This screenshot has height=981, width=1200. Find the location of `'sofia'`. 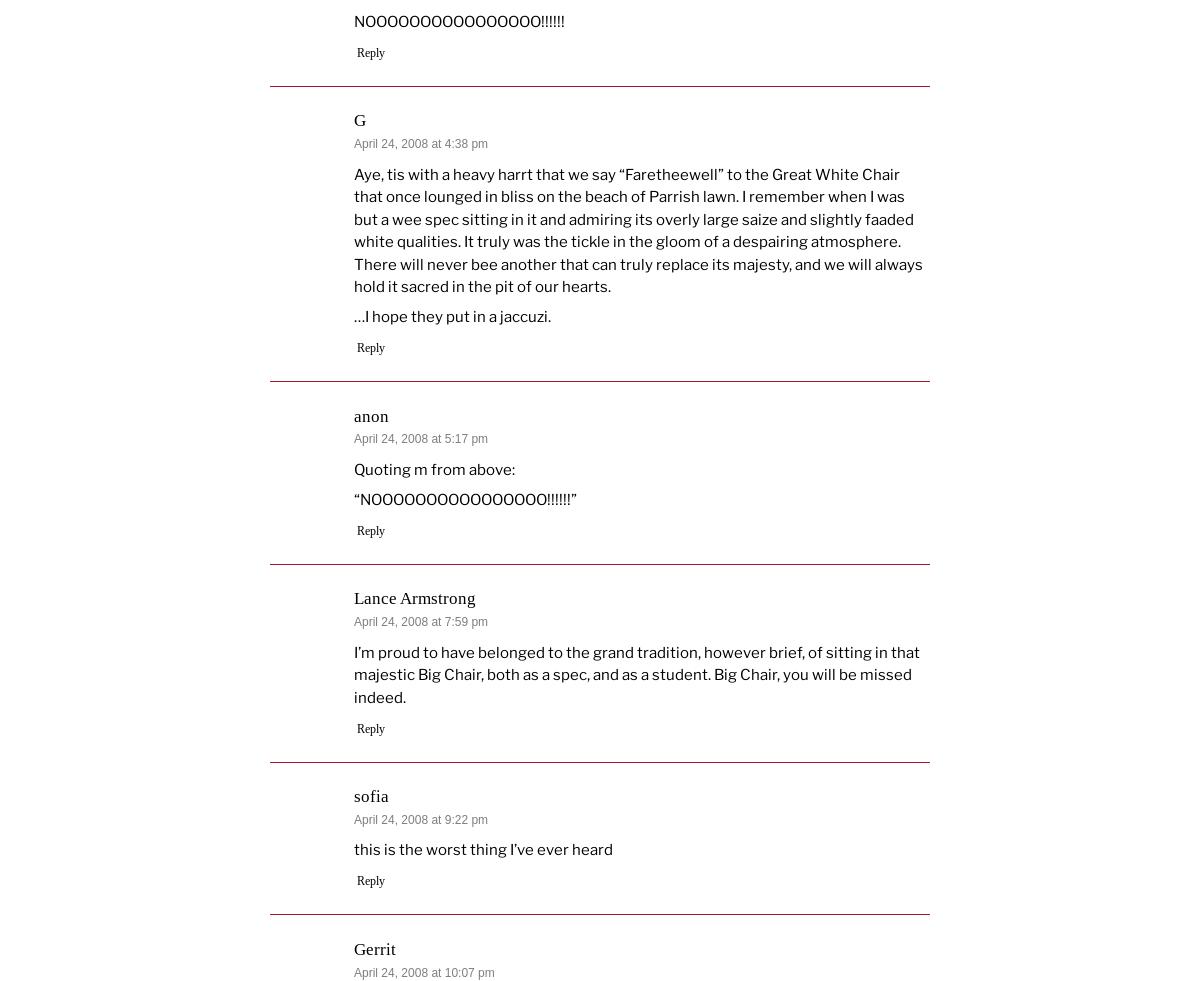

'sofia' is located at coordinates (371, 796).